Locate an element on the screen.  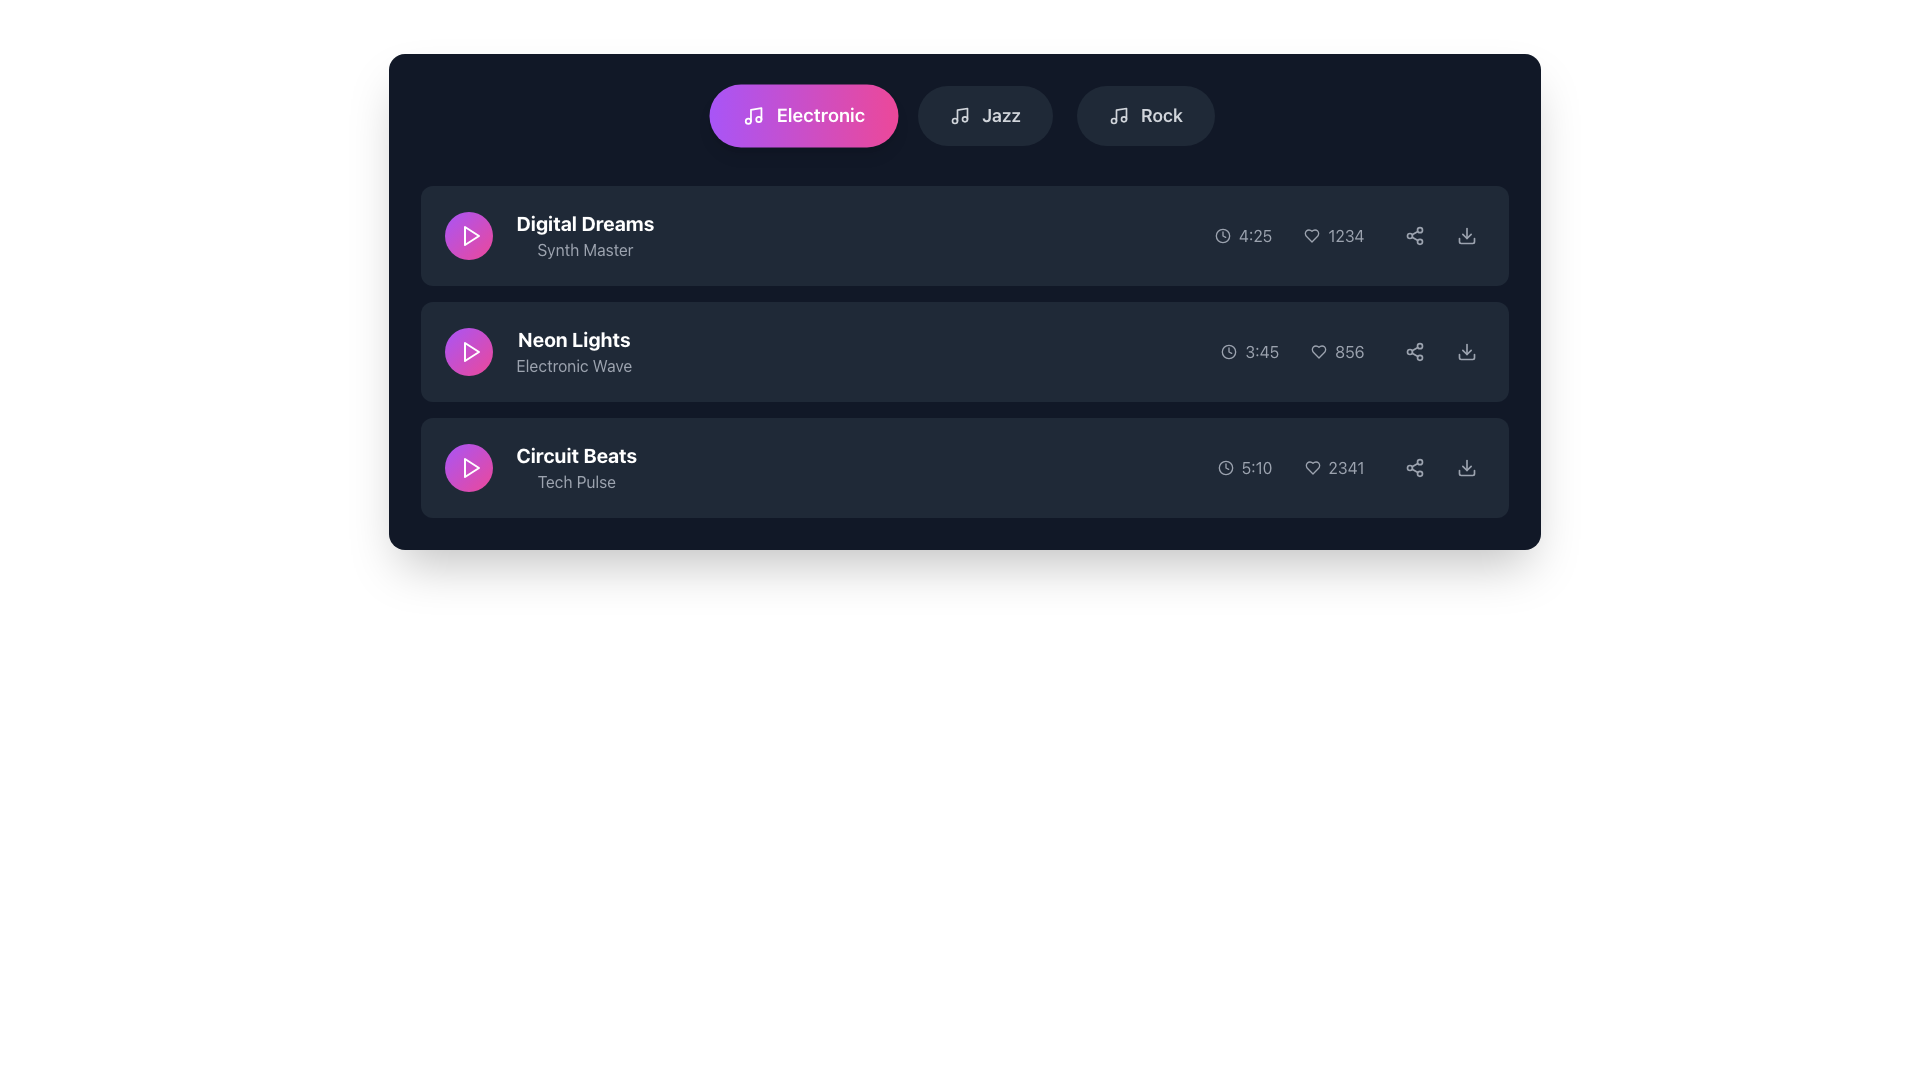
displayed title and subtitle of the music track located in the second row of the vertically-stacked list, centered horizontally and to the right of the circular play button is located at coordinates (573, 350).